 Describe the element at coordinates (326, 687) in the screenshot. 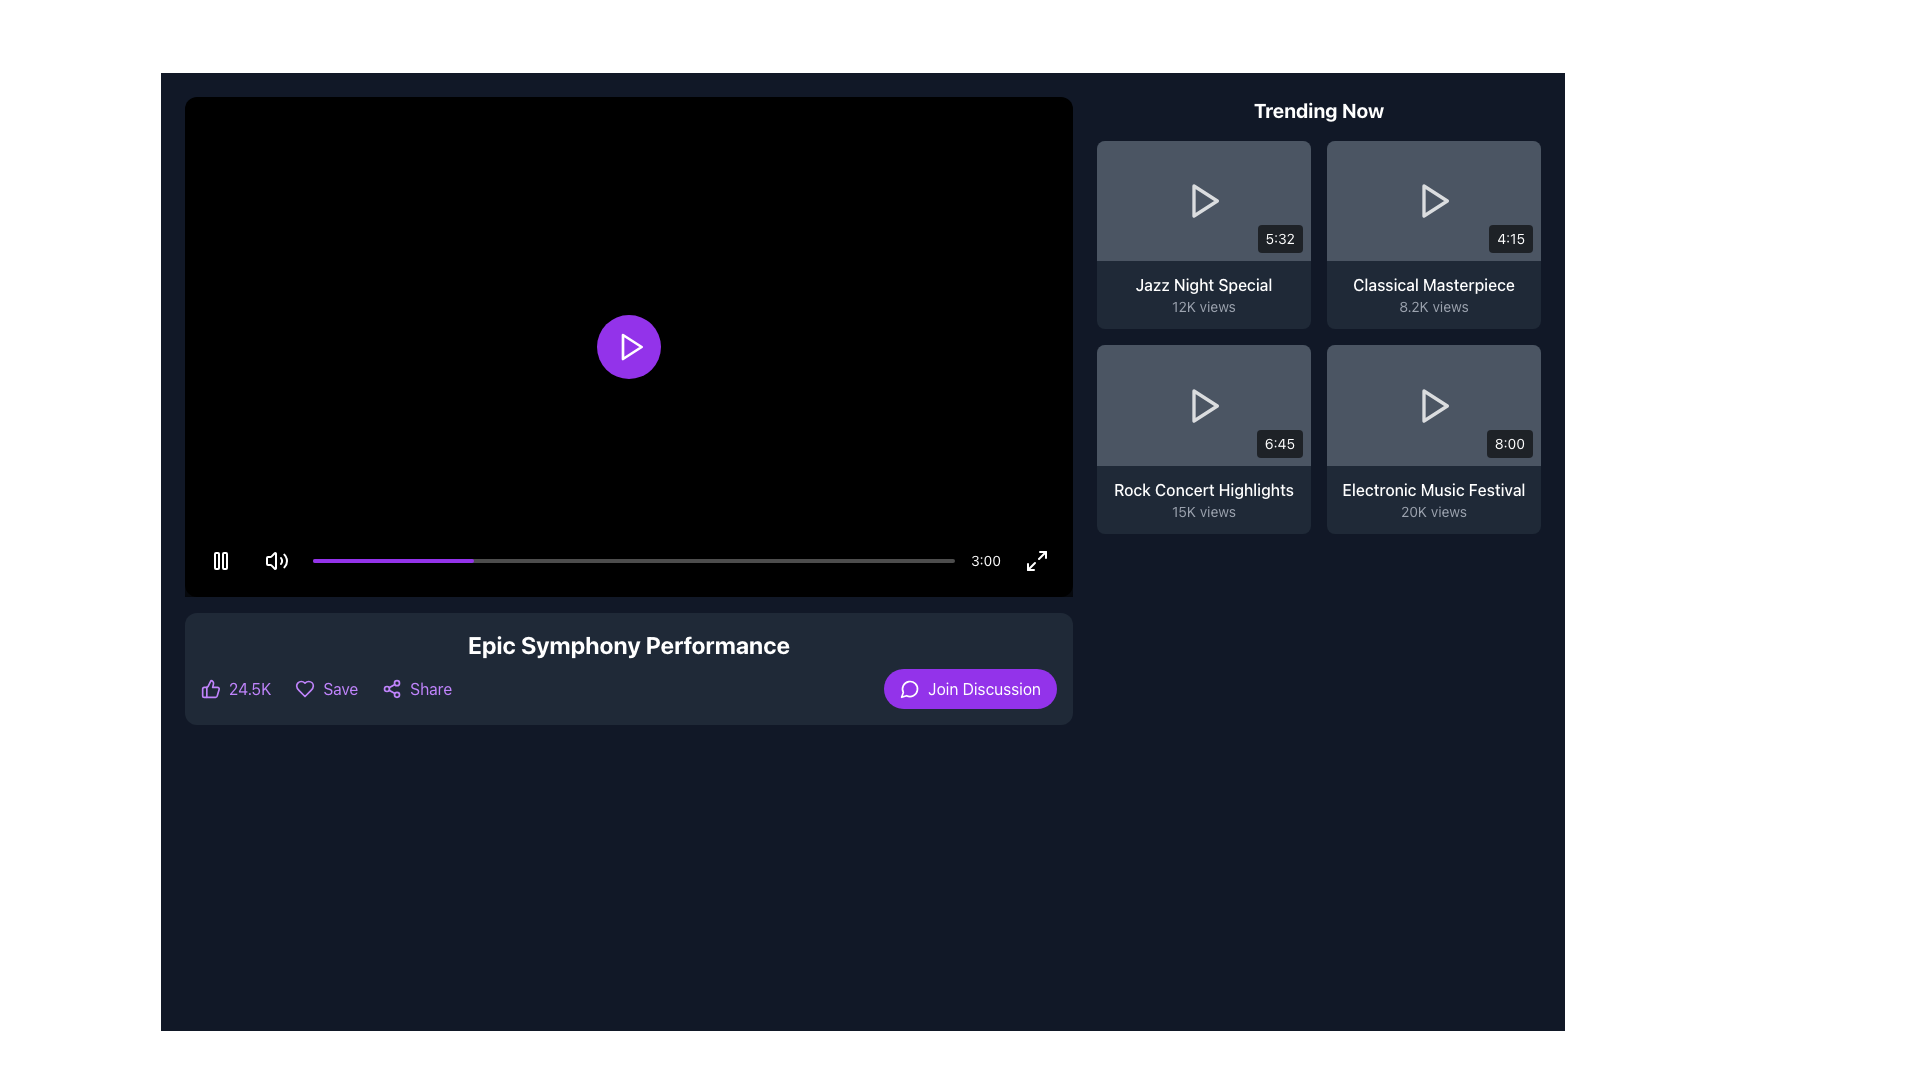

I see `the save button located below the video title and player controls, which is the second component in a horizontal row containing '24.5K', this element, and 'Share'` at that location.